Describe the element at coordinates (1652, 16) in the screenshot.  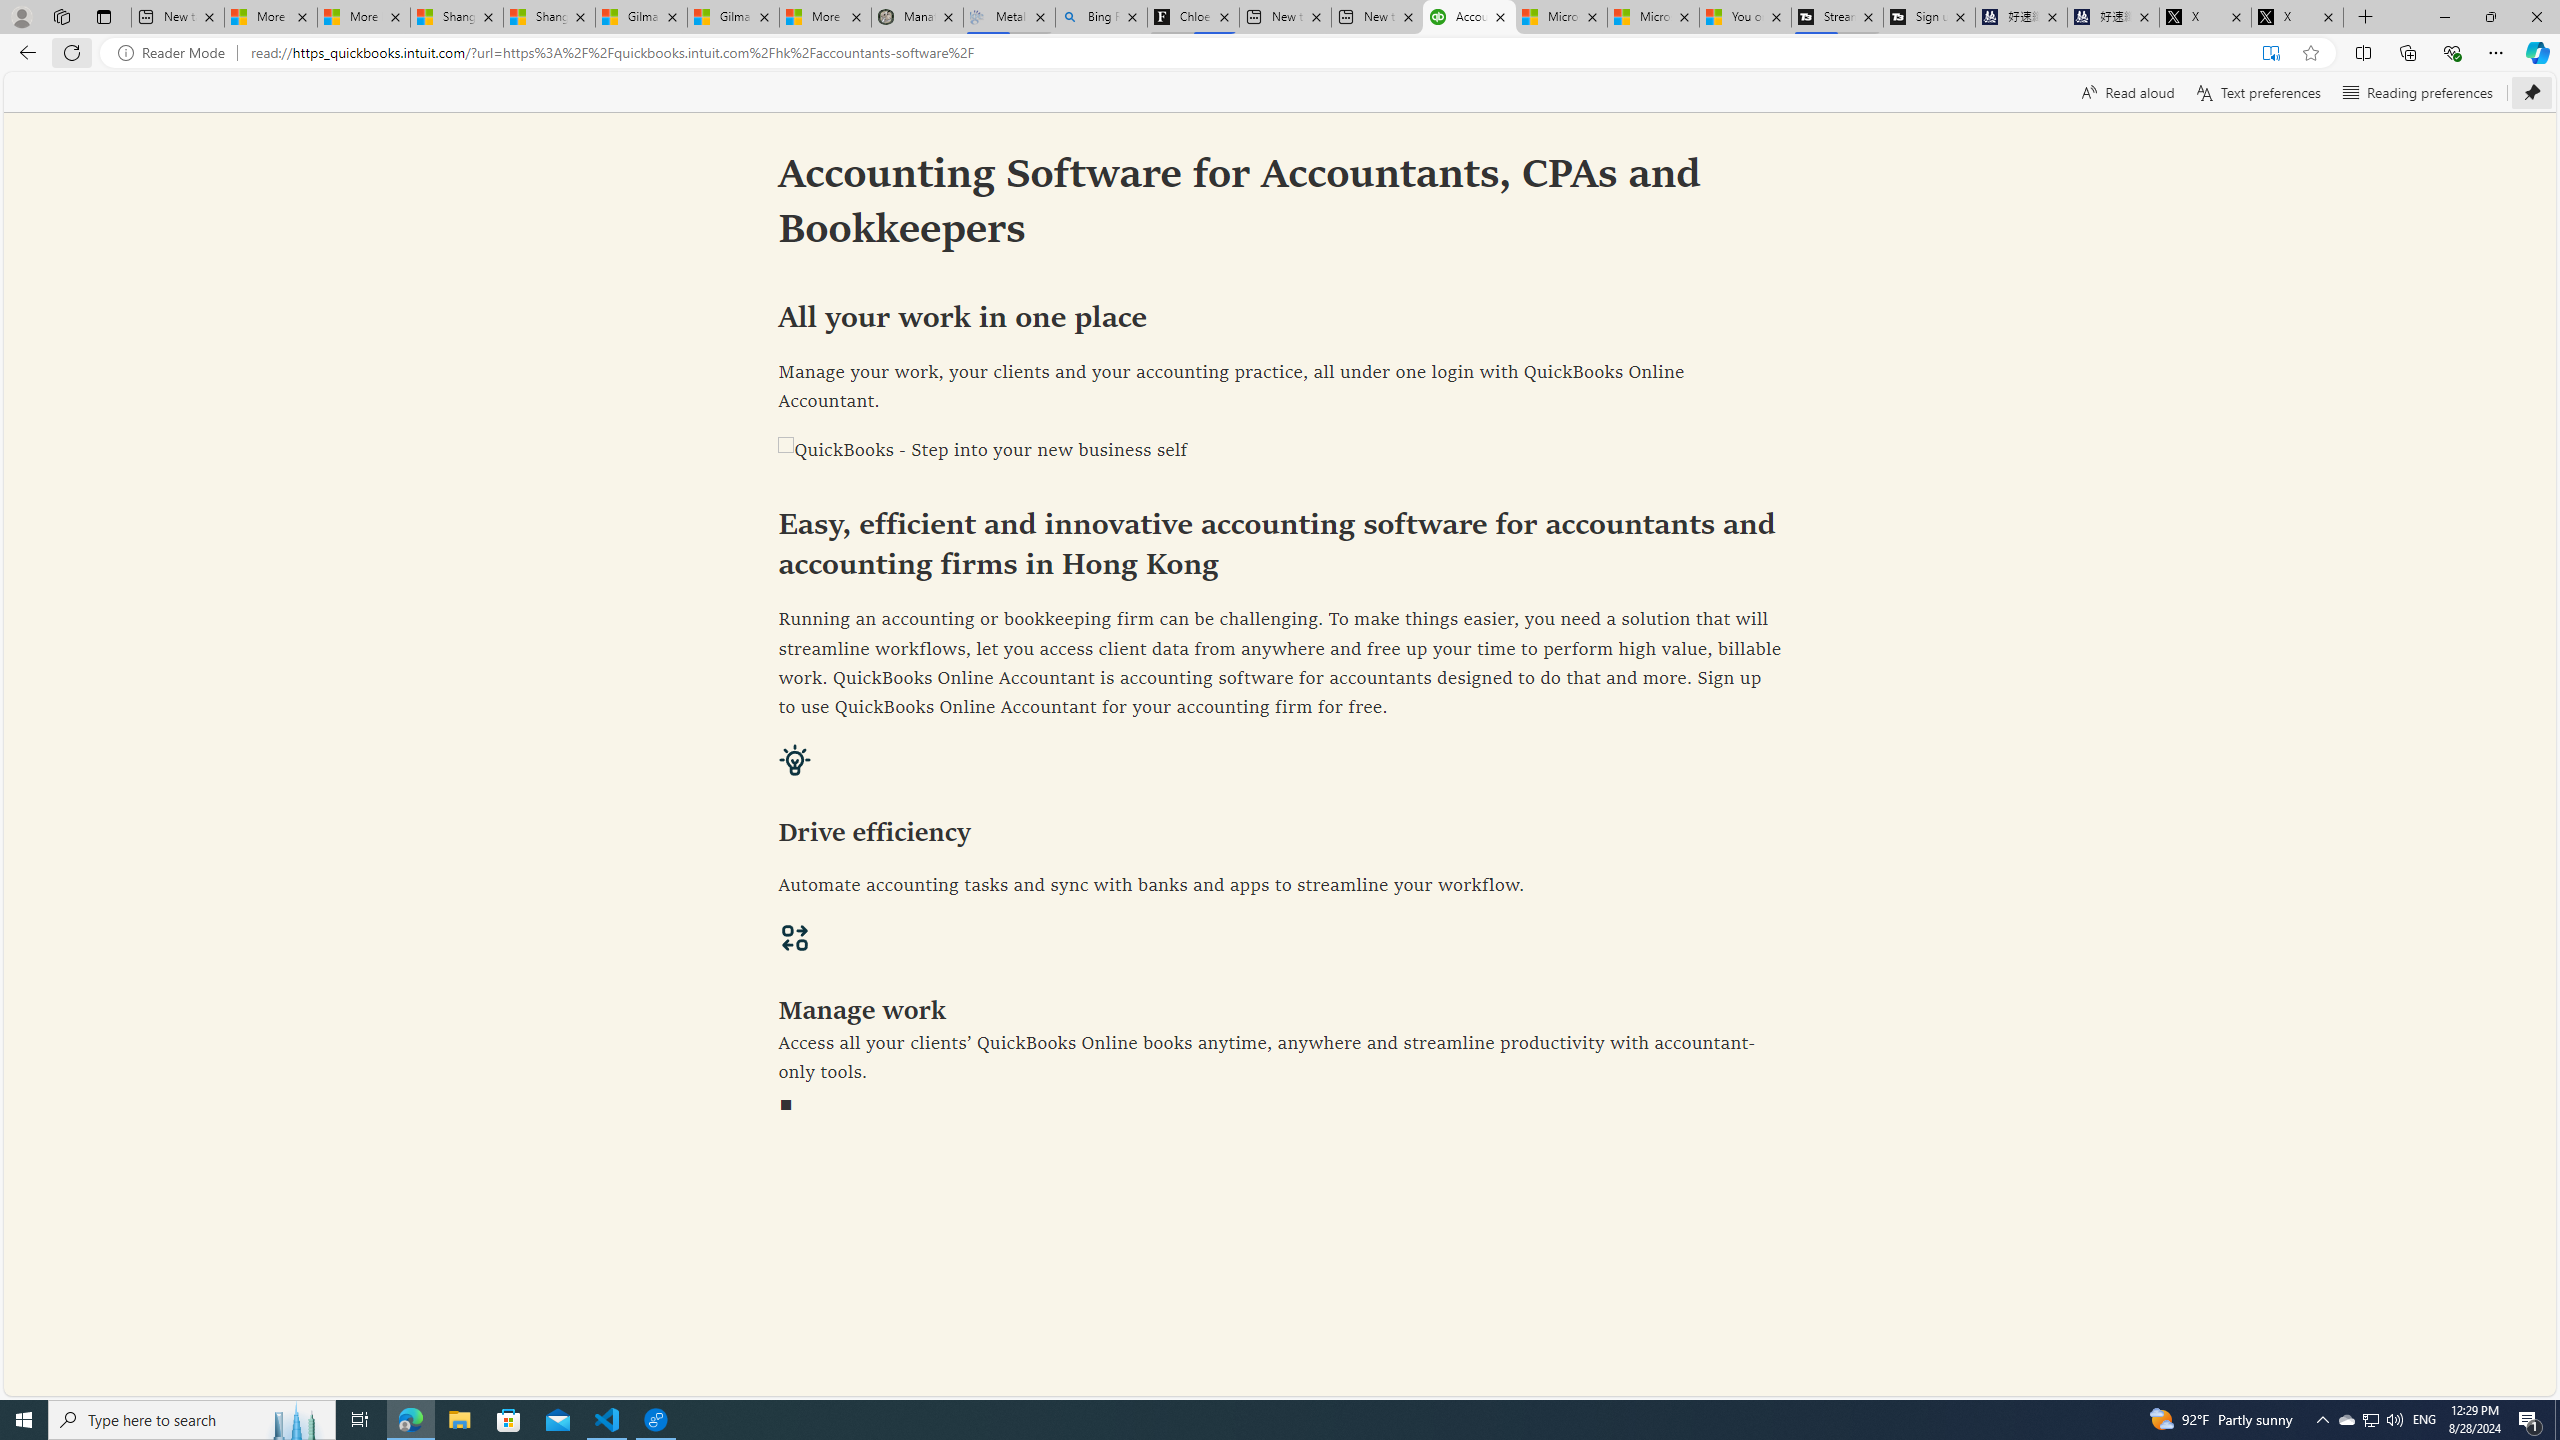
I see `'Microsoft Start'` at that location.